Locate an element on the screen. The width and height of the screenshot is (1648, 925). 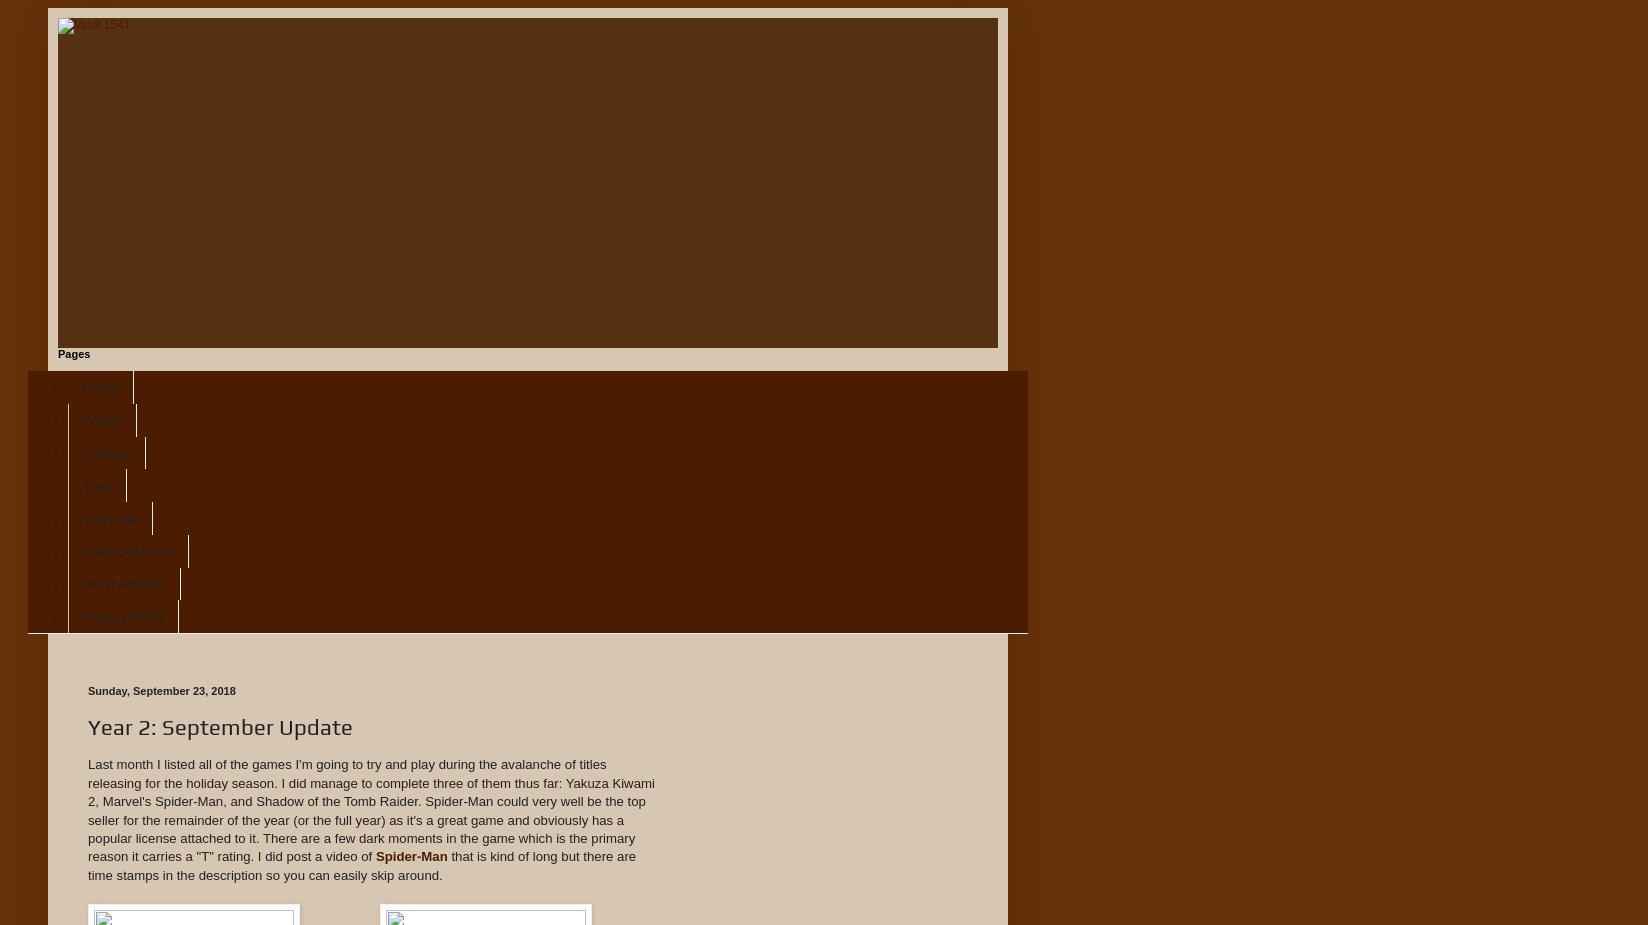
'Gaming' is located at coordinates (106, 450).